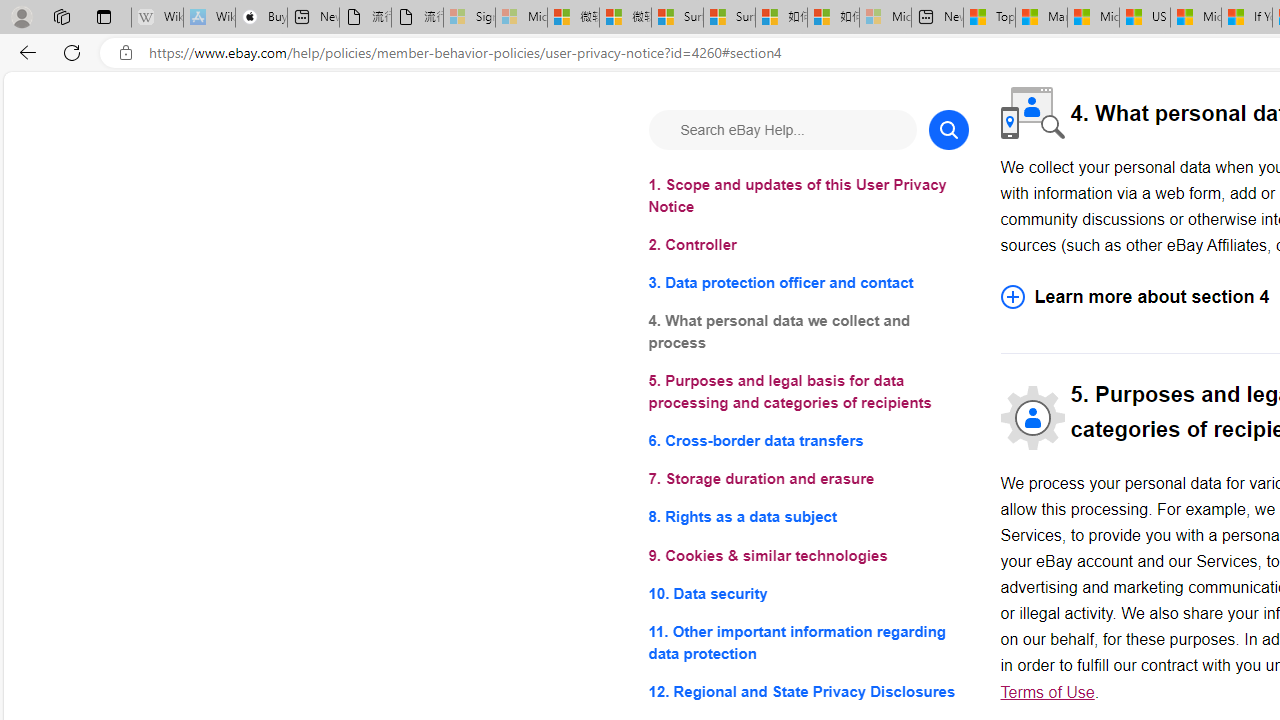  What do you see at coordinates (808, 516) in the screenshot?
I see `'8. Rights as a data subject'` at bounding box center [808, 516].